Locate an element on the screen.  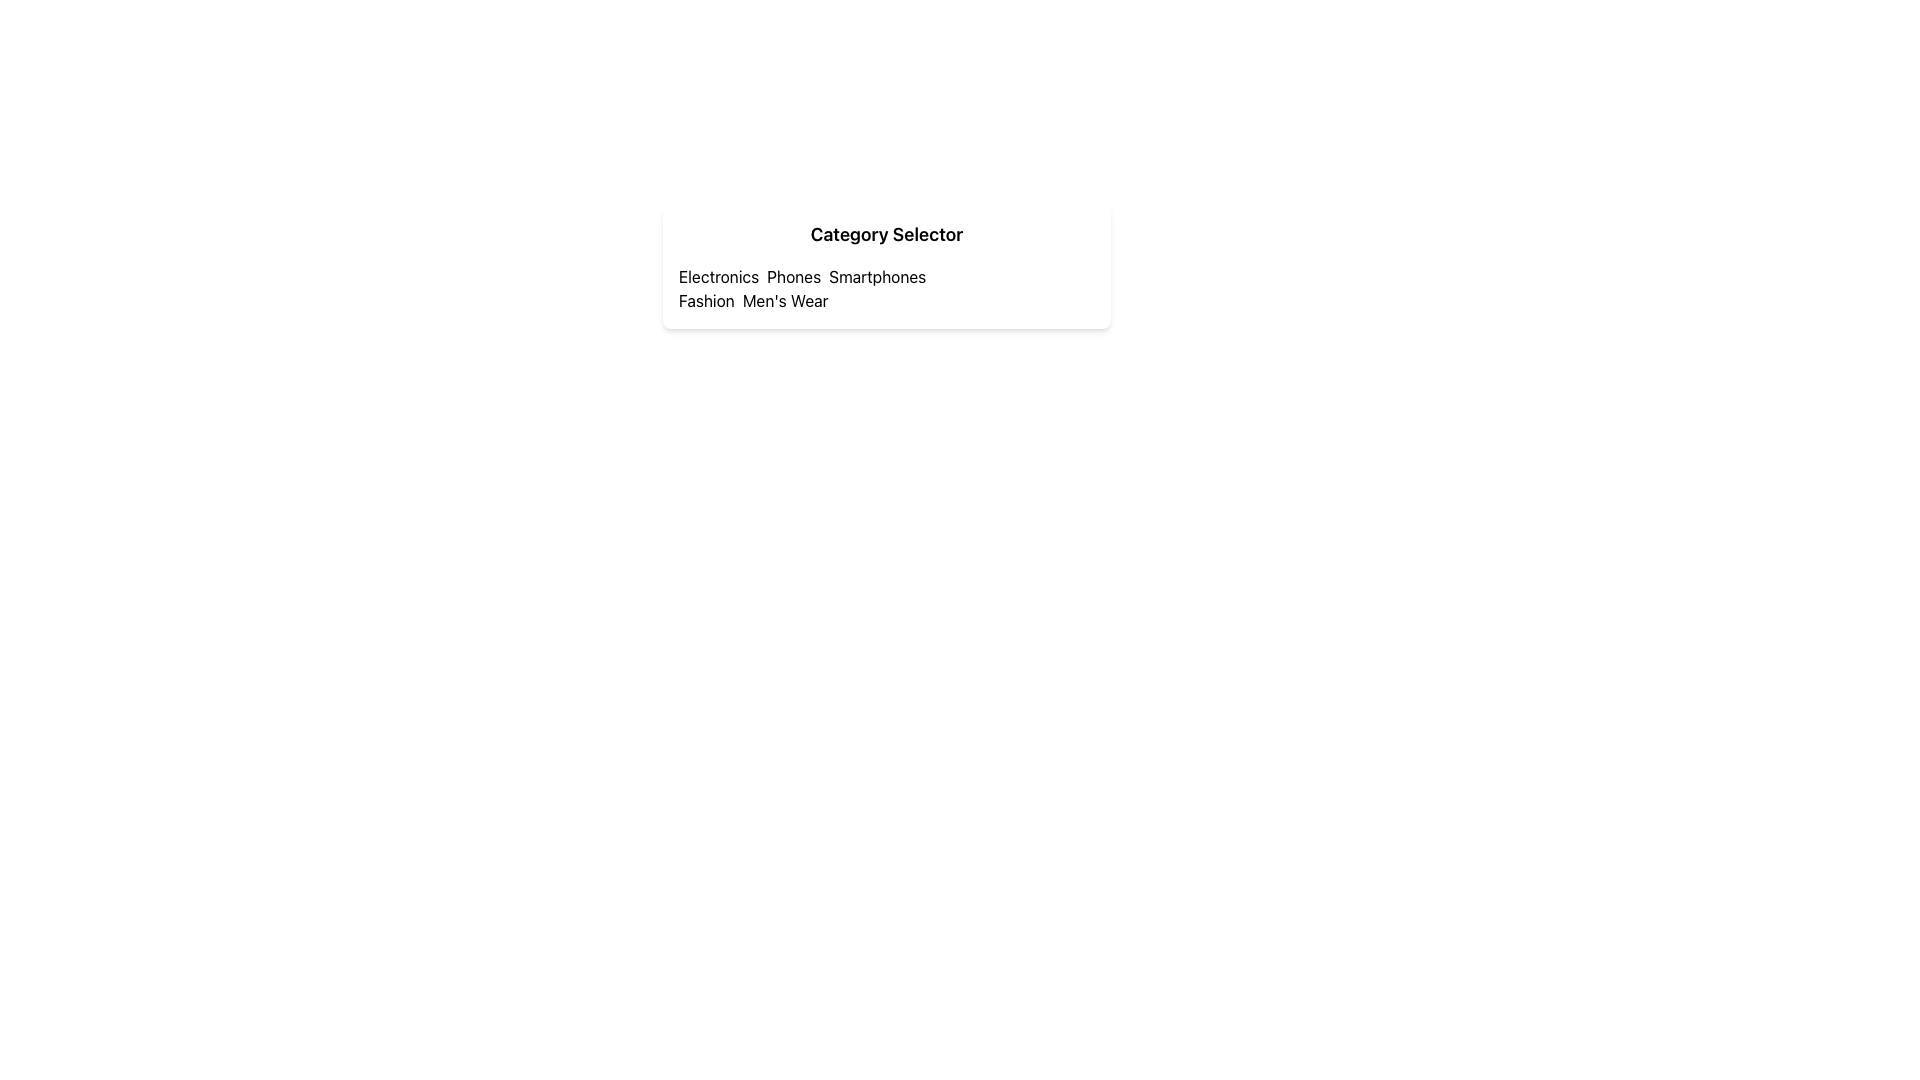
the 'Smartphones' text label, which is styled in a simple, sans-serif font and is part of the hierarchical navigation under 'Category Selector', if it is a hyperlink is located at coordinates (877, 277).